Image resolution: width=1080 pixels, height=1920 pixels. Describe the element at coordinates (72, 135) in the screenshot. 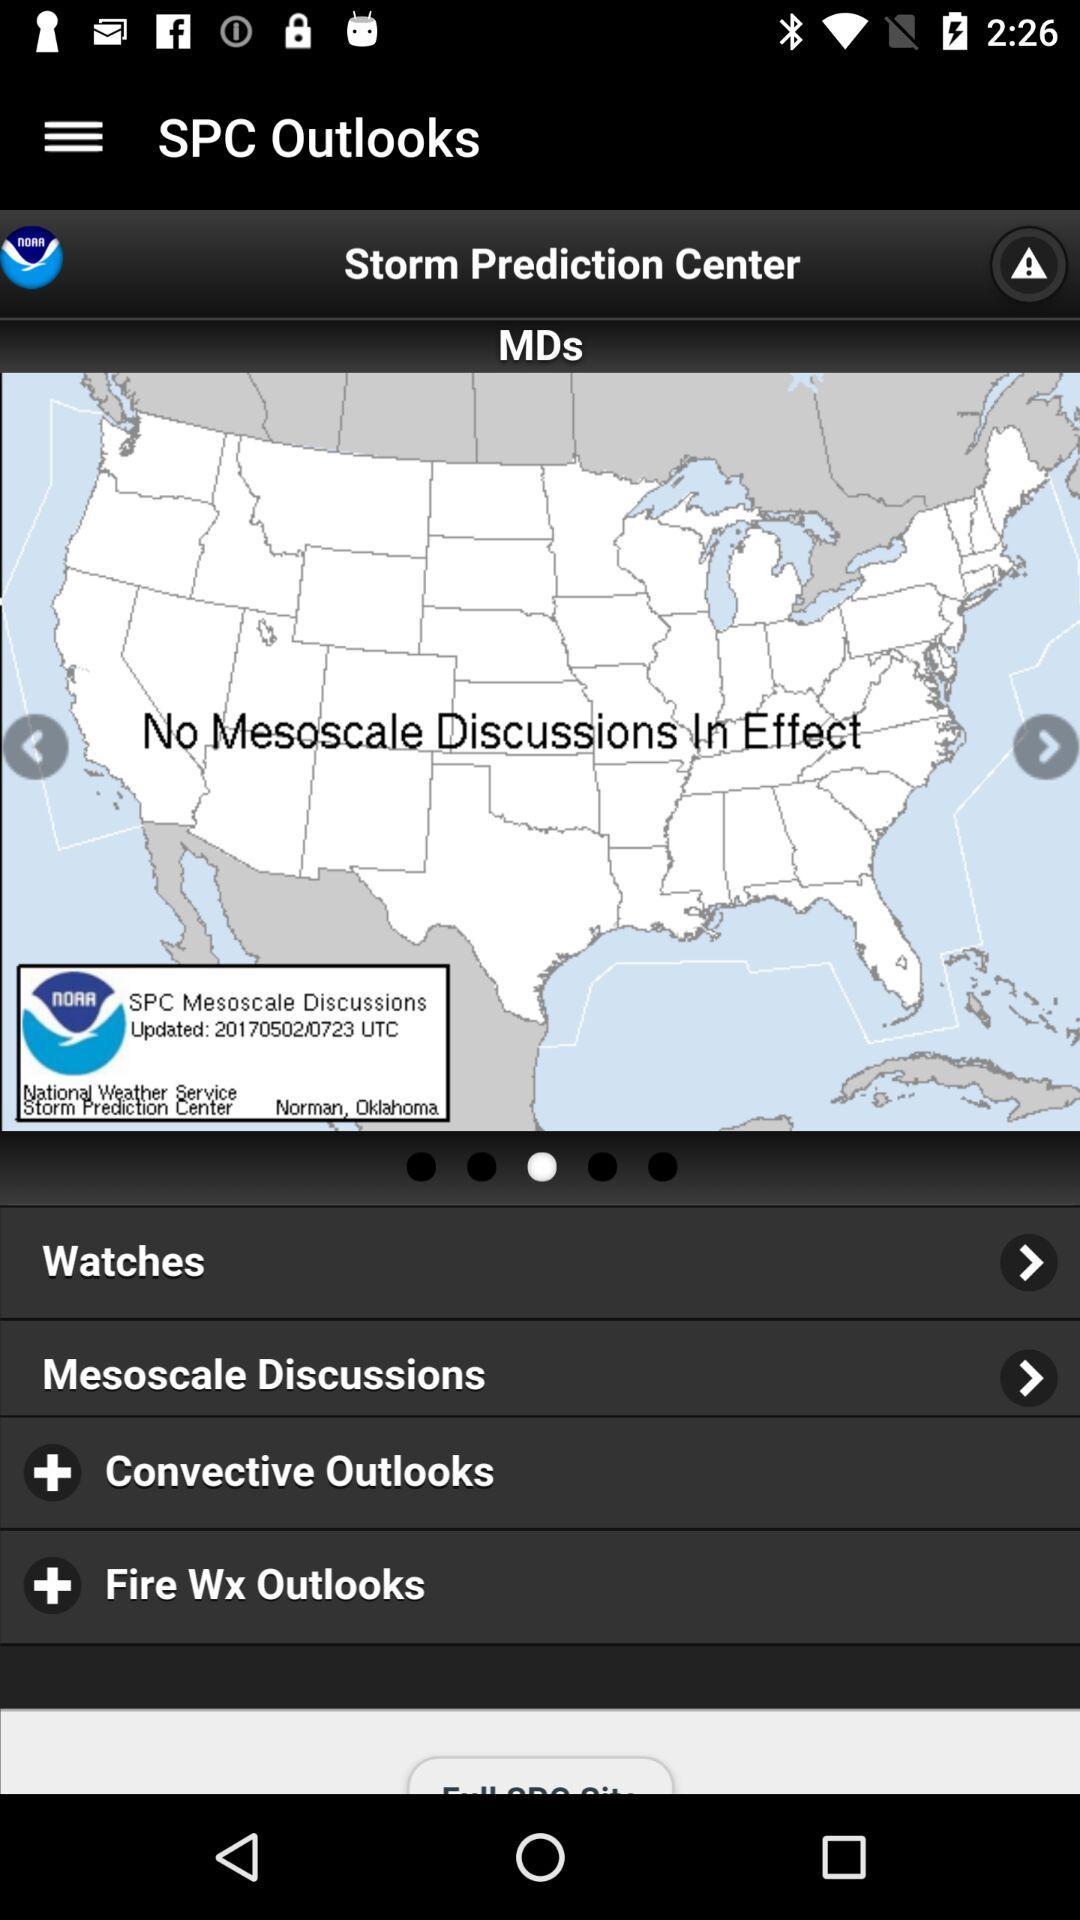

I see `menu options` at that location.